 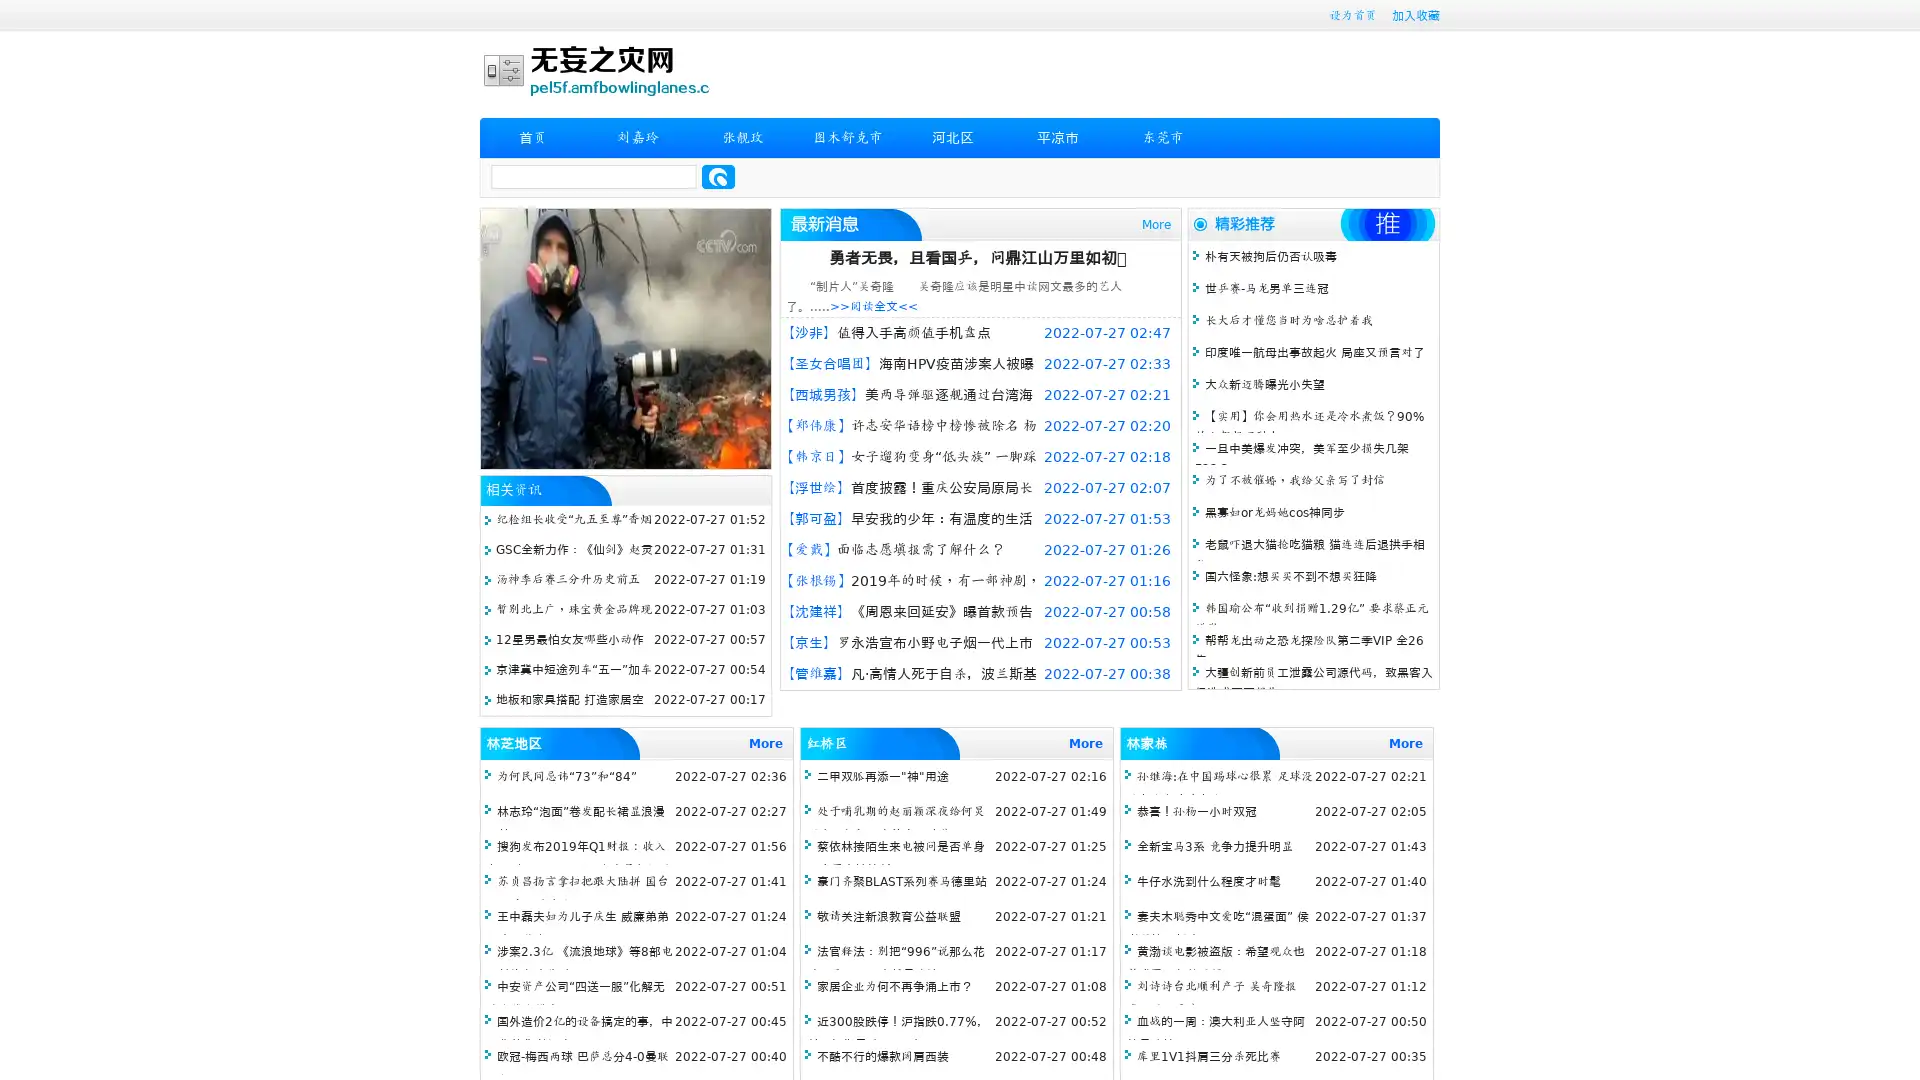 I want to click on Search, so click(x=718, y=176).